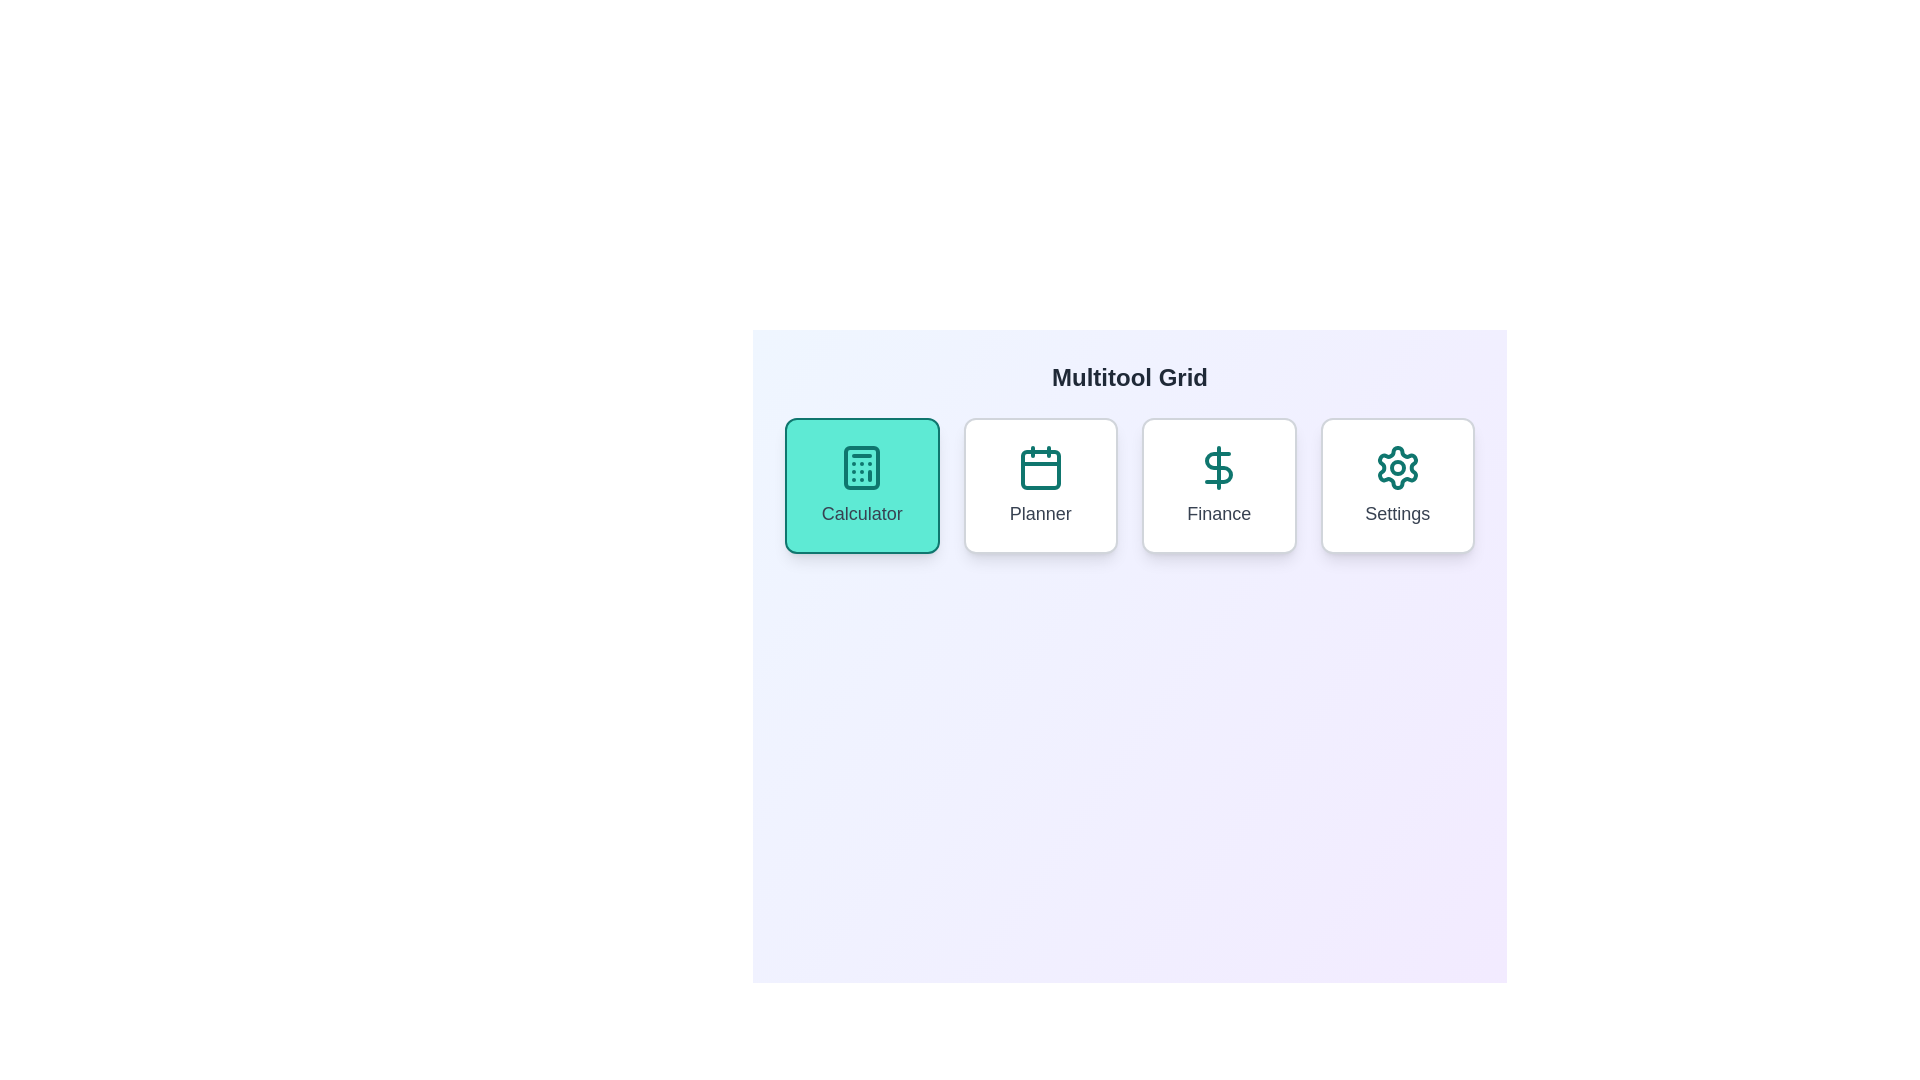 The height and width of the screenshot is (1080, 1920). Describe the element at coordinates (862, 486) in the screenshot. I see `the 'Calculator' button, which has a teal background, rounded corners, and an icon of a calculator above the text 'Calculator'` at that location.